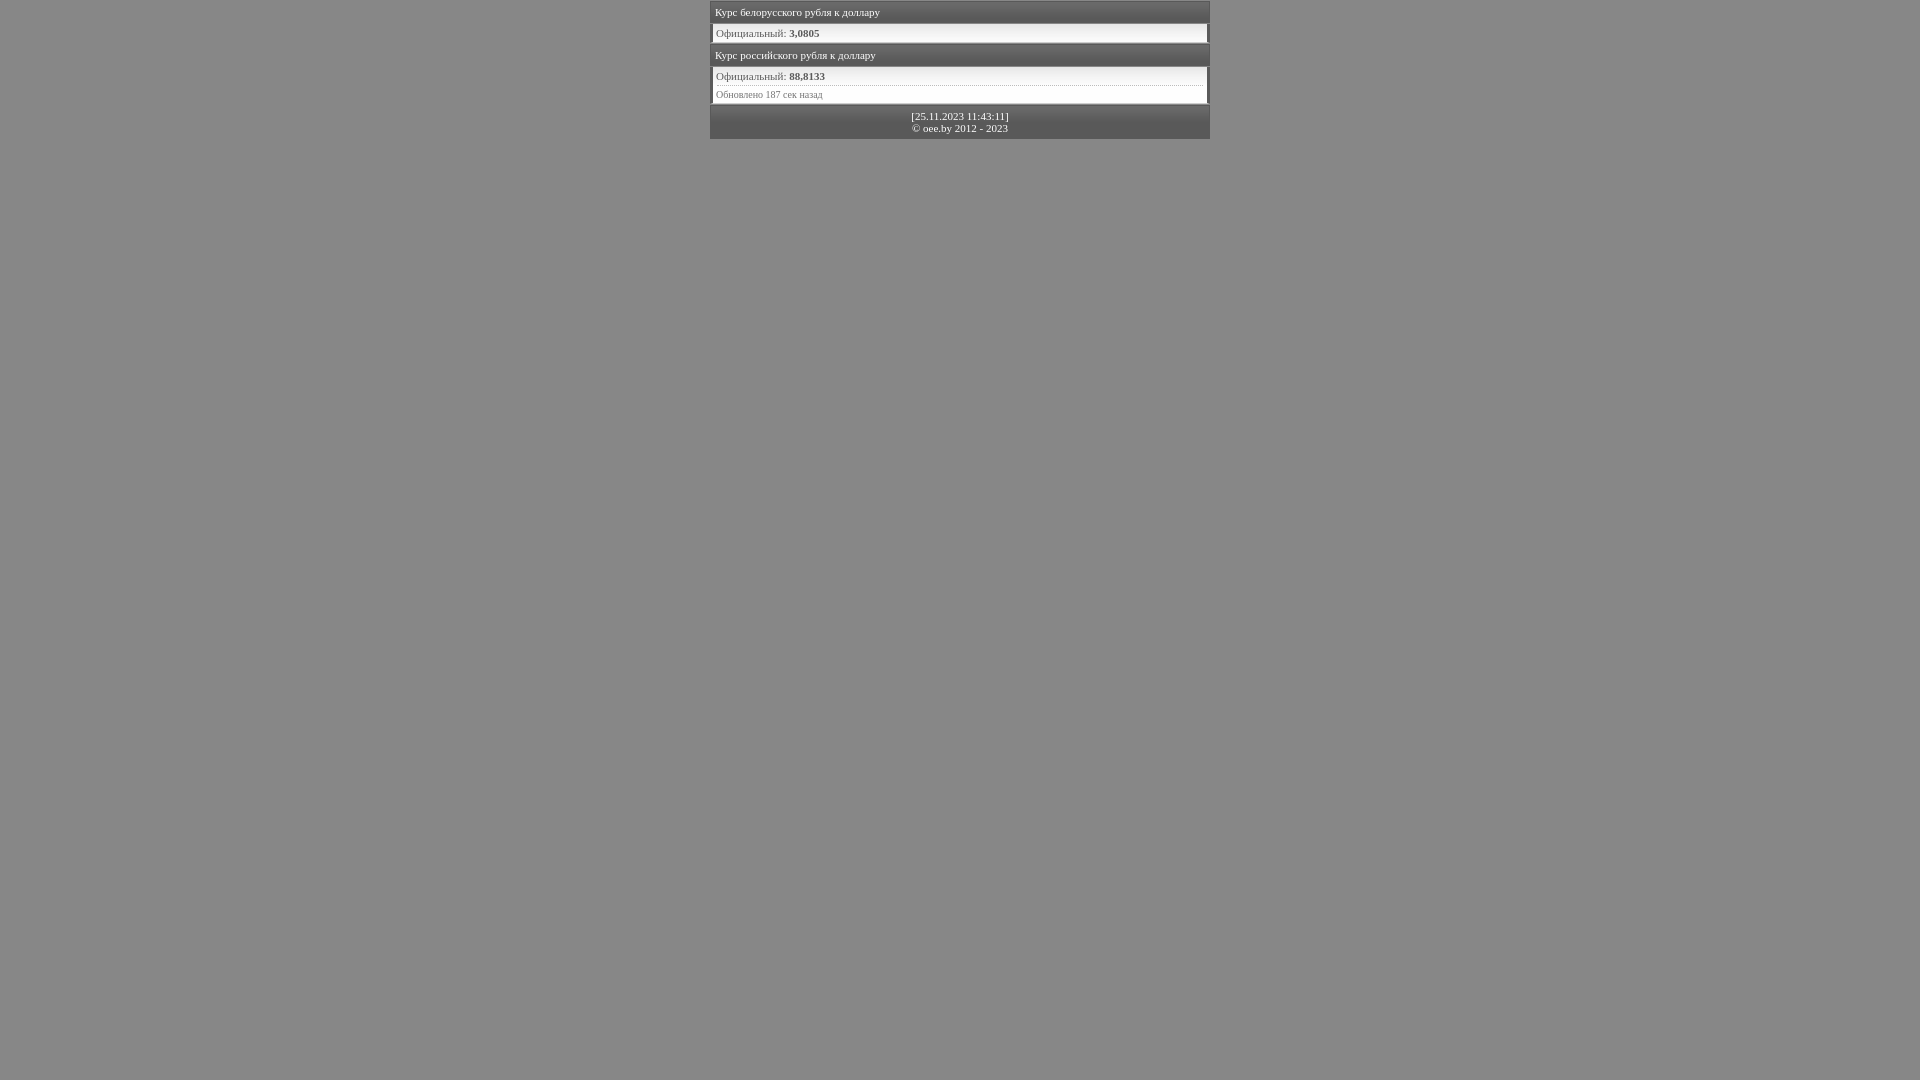 This screenshot has height=1080, width=1920. I want to click on 'oee.by', so click(936, 127).